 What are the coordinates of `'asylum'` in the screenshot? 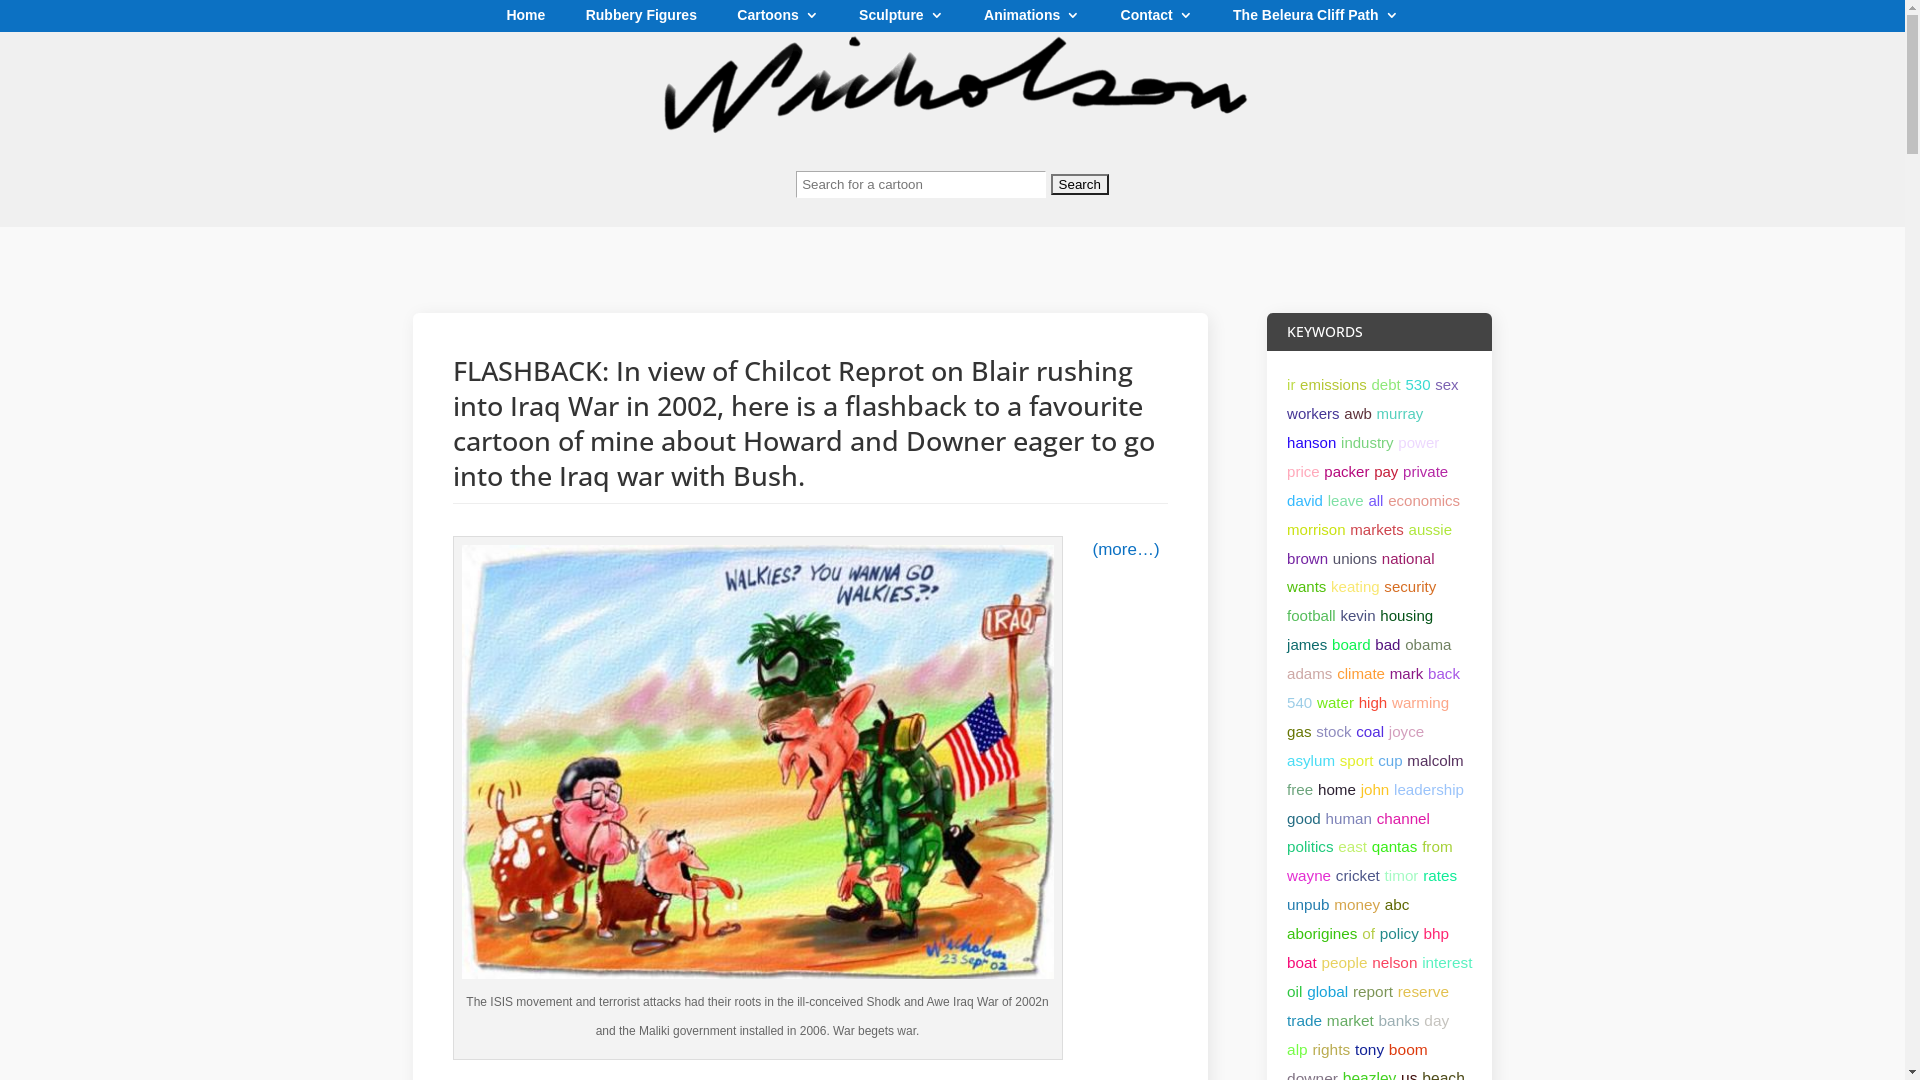 It's located at (1310, 760).